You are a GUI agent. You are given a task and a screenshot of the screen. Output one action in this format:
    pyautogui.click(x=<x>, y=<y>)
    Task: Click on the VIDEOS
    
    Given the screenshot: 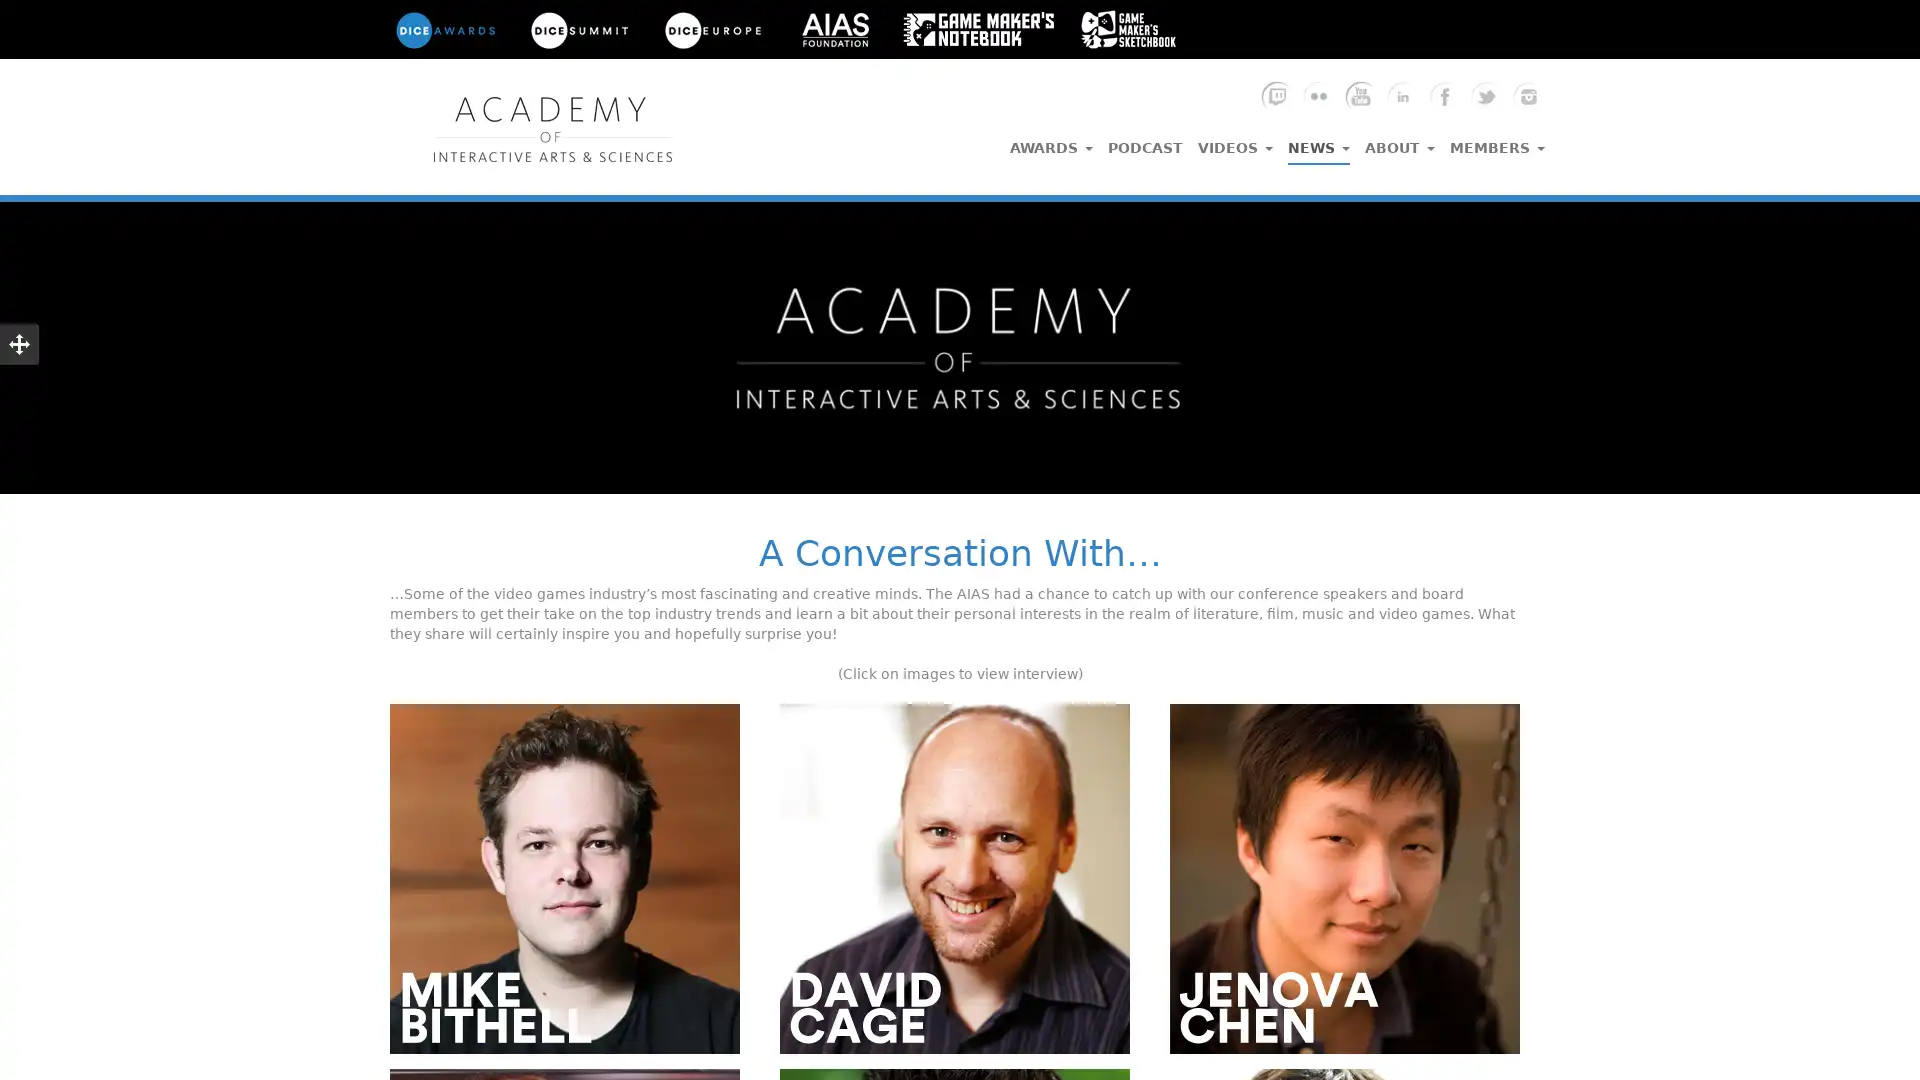 What is the action you would take?
    pyautogui.click(x=1234, y=141)
    